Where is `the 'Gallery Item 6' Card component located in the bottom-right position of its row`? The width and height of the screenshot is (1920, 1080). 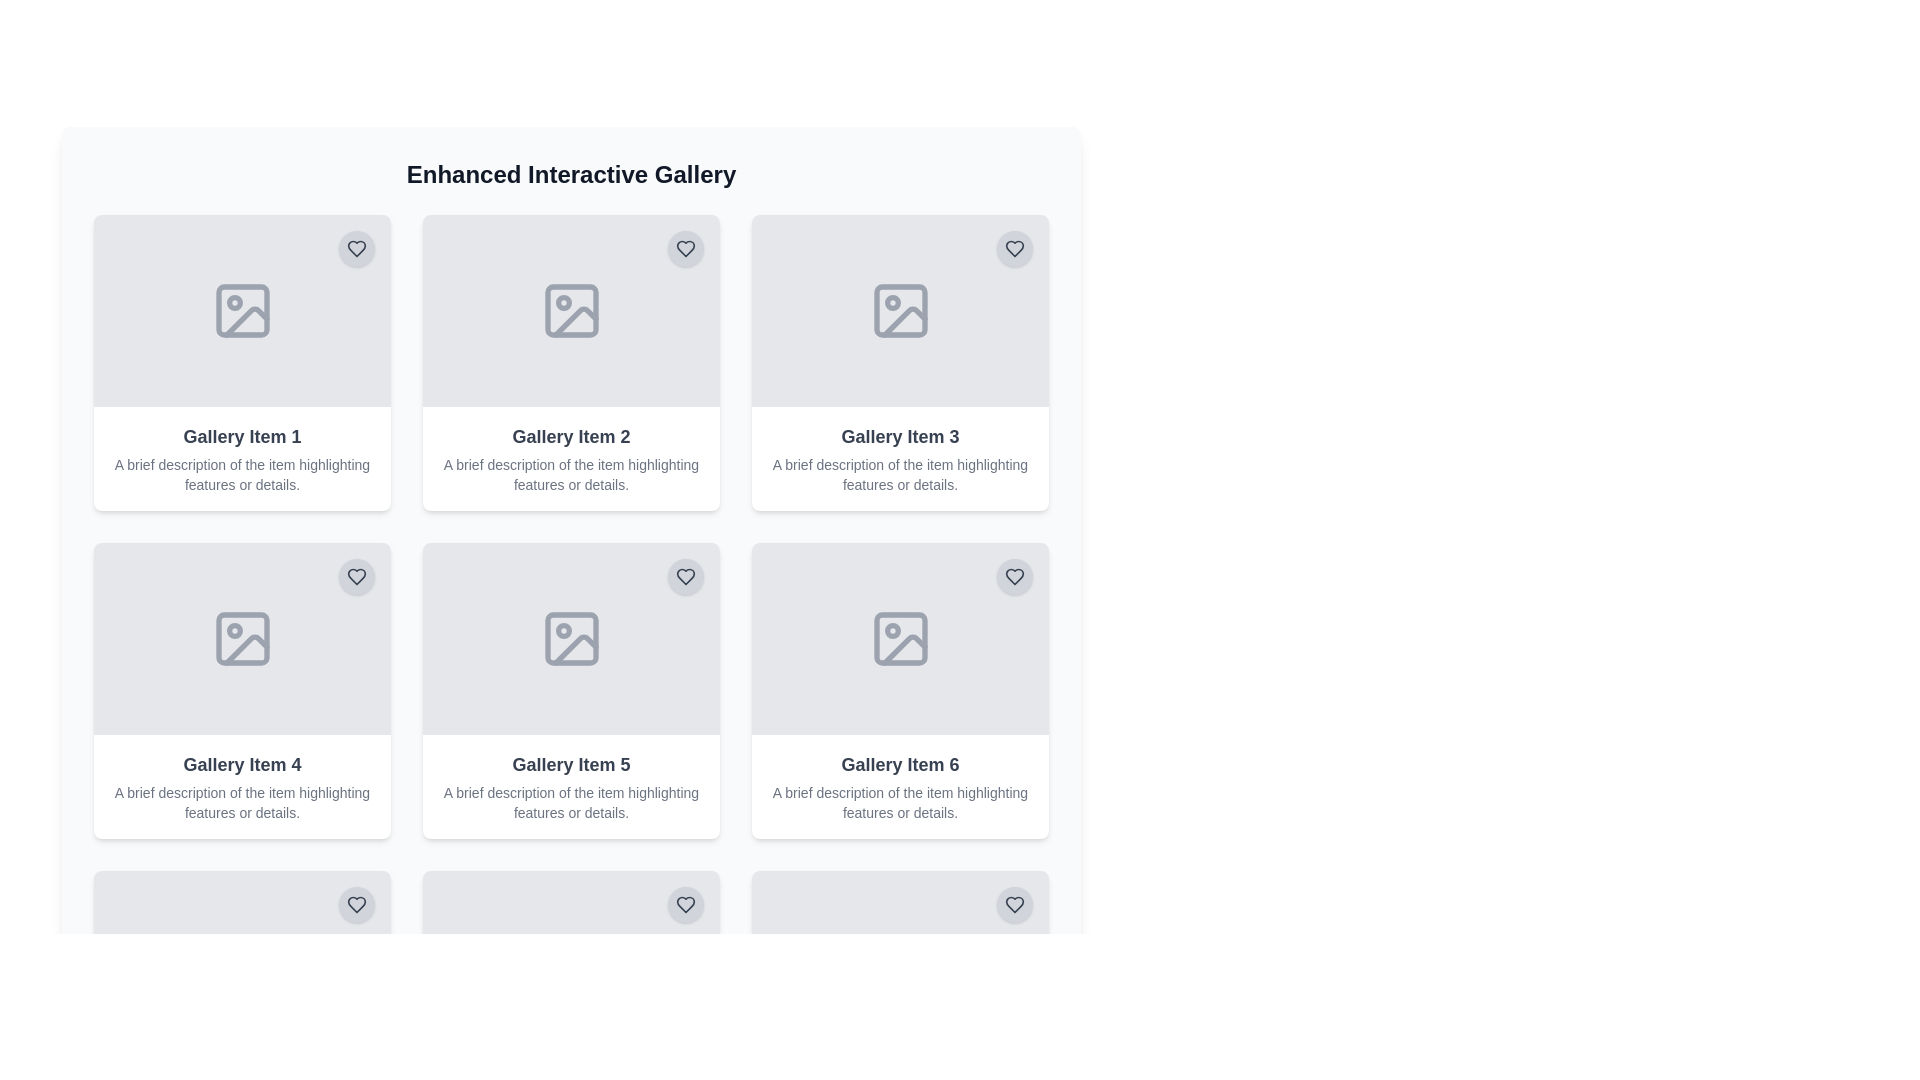
the 'Gallery Item 6' Card component located in the bottom-right position of its row is located at coordinates (899, 639).